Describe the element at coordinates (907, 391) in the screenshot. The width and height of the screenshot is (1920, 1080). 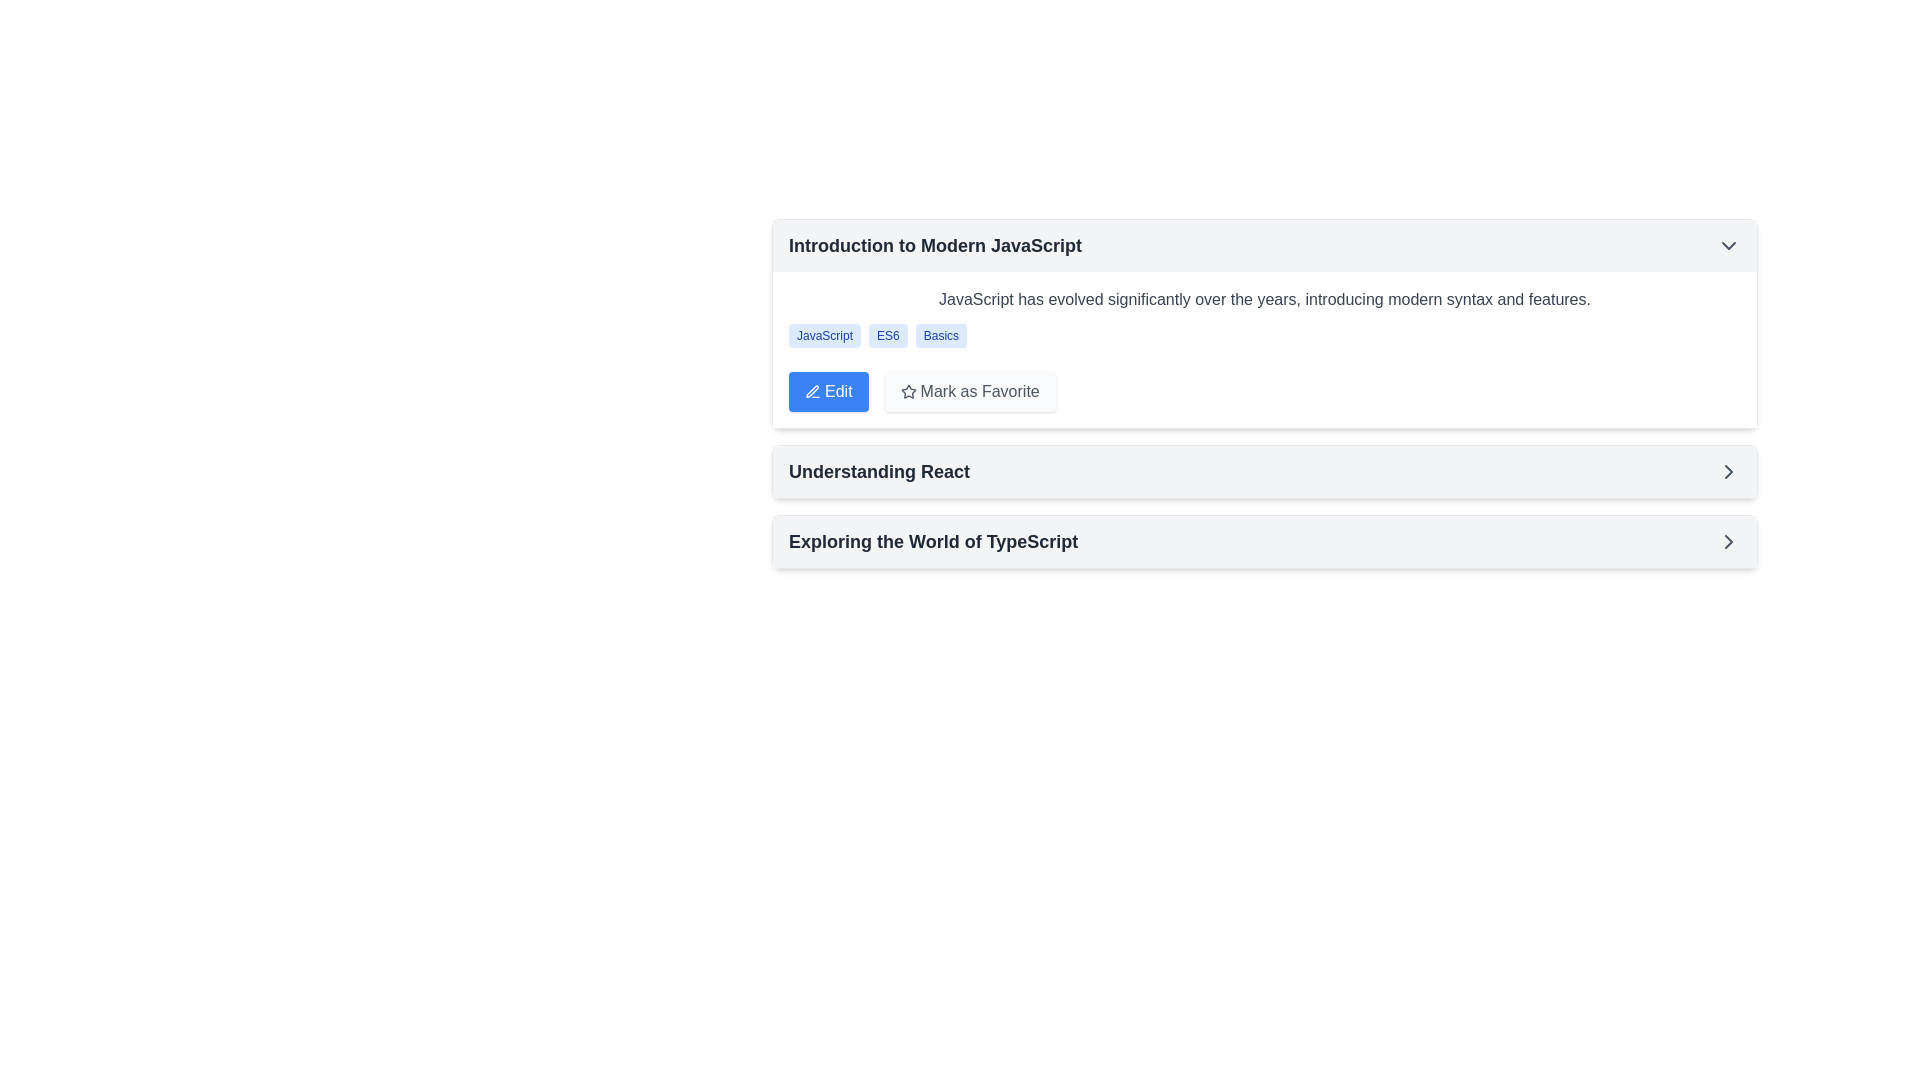
I see `the star icon located in the 'Introduction to Modern JavaScript' section to mark the item as a favorite` at that location.